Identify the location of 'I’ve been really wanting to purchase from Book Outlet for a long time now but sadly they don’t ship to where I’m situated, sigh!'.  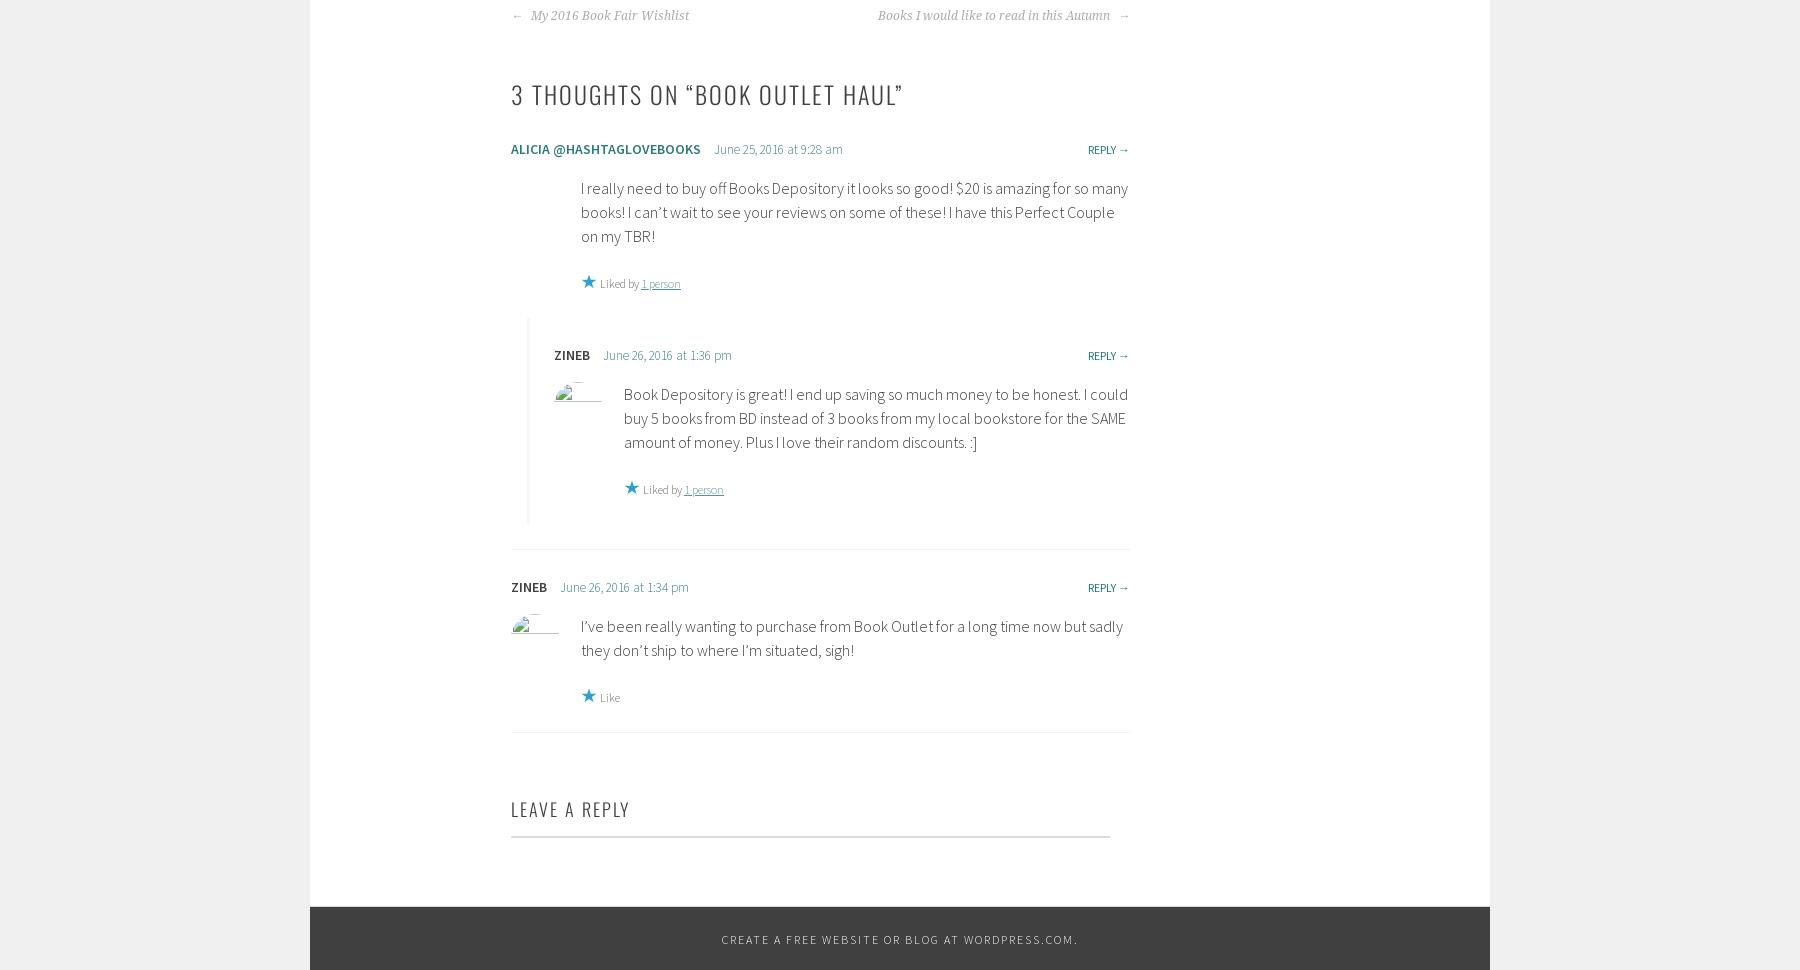
(851, 635).